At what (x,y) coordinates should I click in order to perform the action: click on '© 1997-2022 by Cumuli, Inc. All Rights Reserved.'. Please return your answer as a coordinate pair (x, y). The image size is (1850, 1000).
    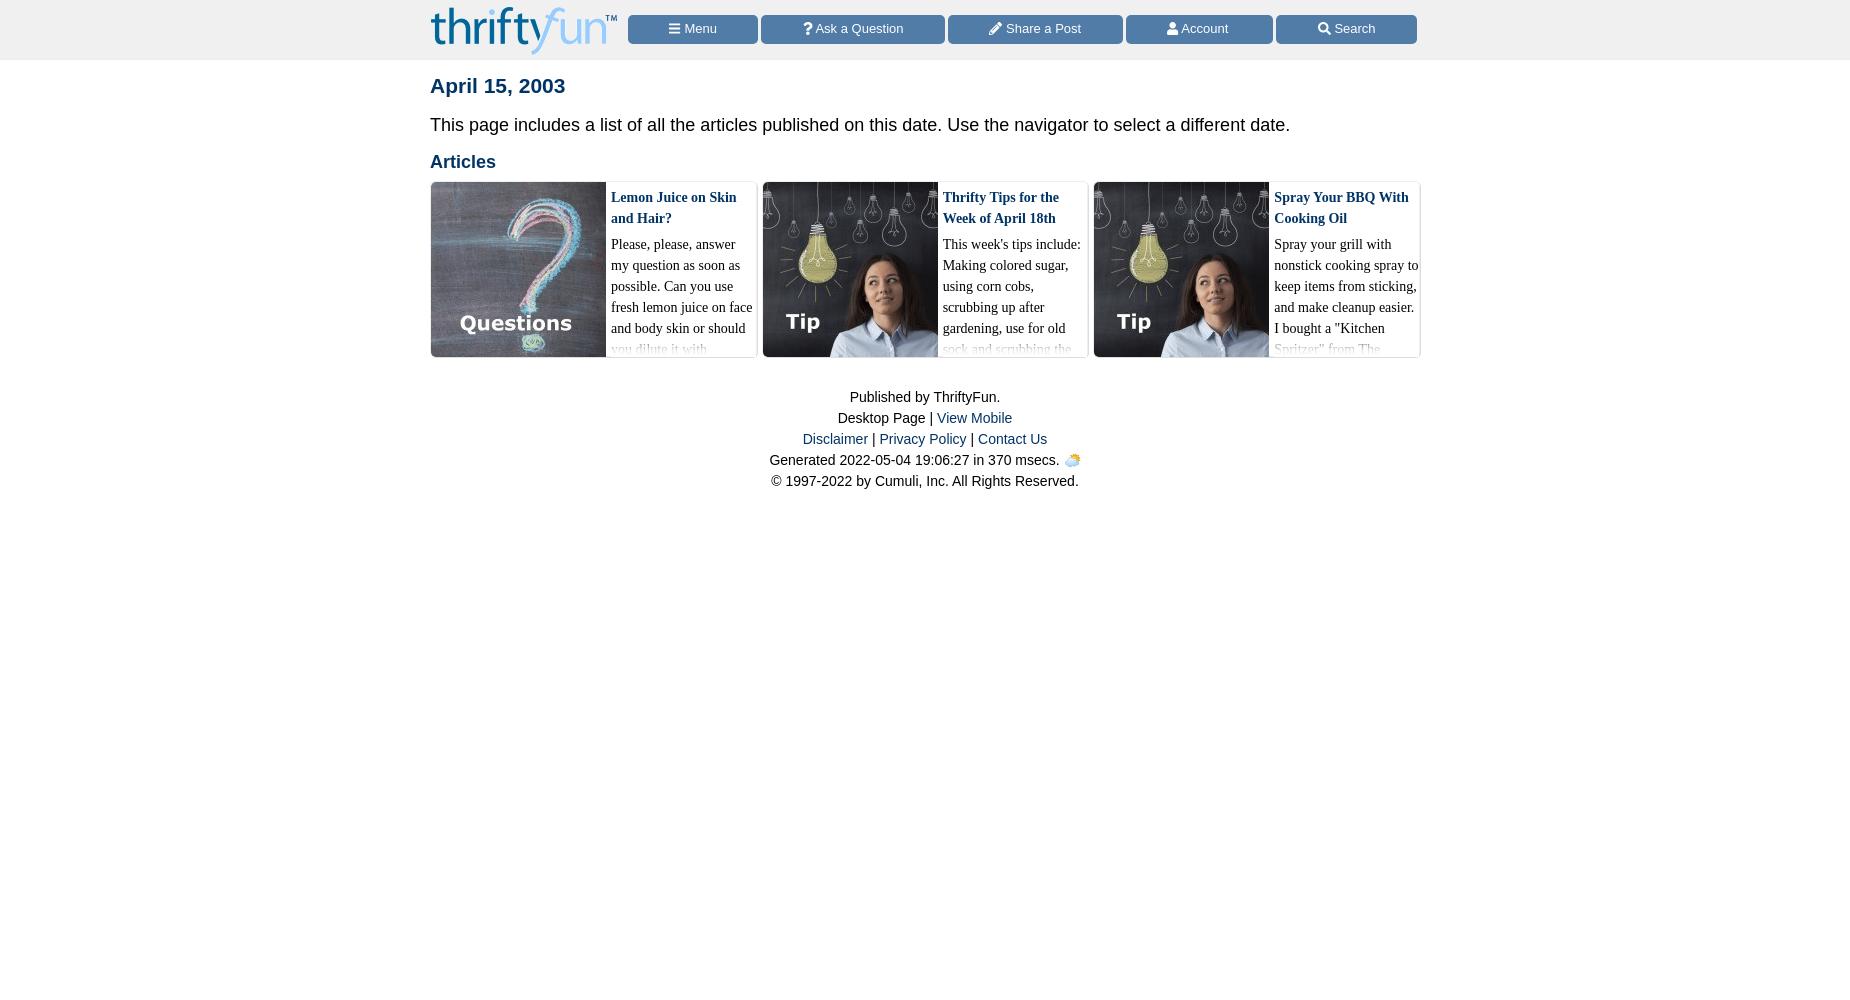
    Looking at the image, I should click on (924, 479).